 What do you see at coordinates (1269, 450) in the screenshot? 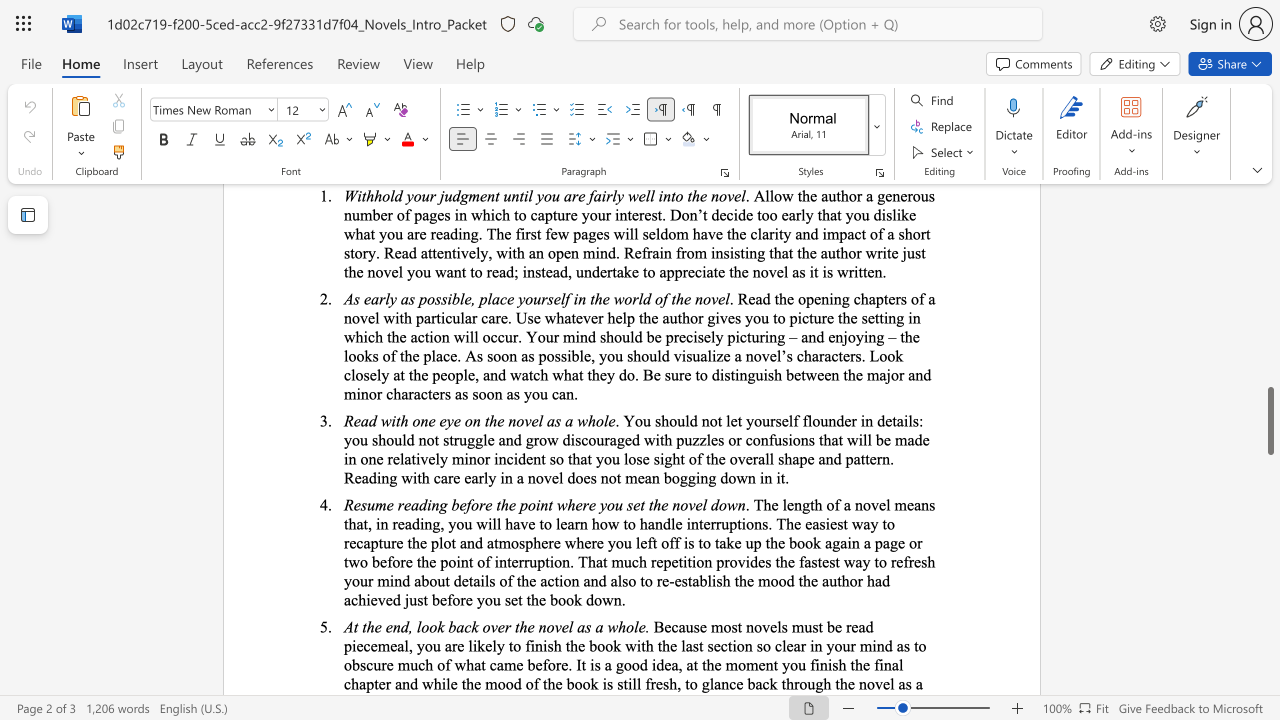
I see `the scrollbar to scroll upward` at bounding box center [1269, 450].